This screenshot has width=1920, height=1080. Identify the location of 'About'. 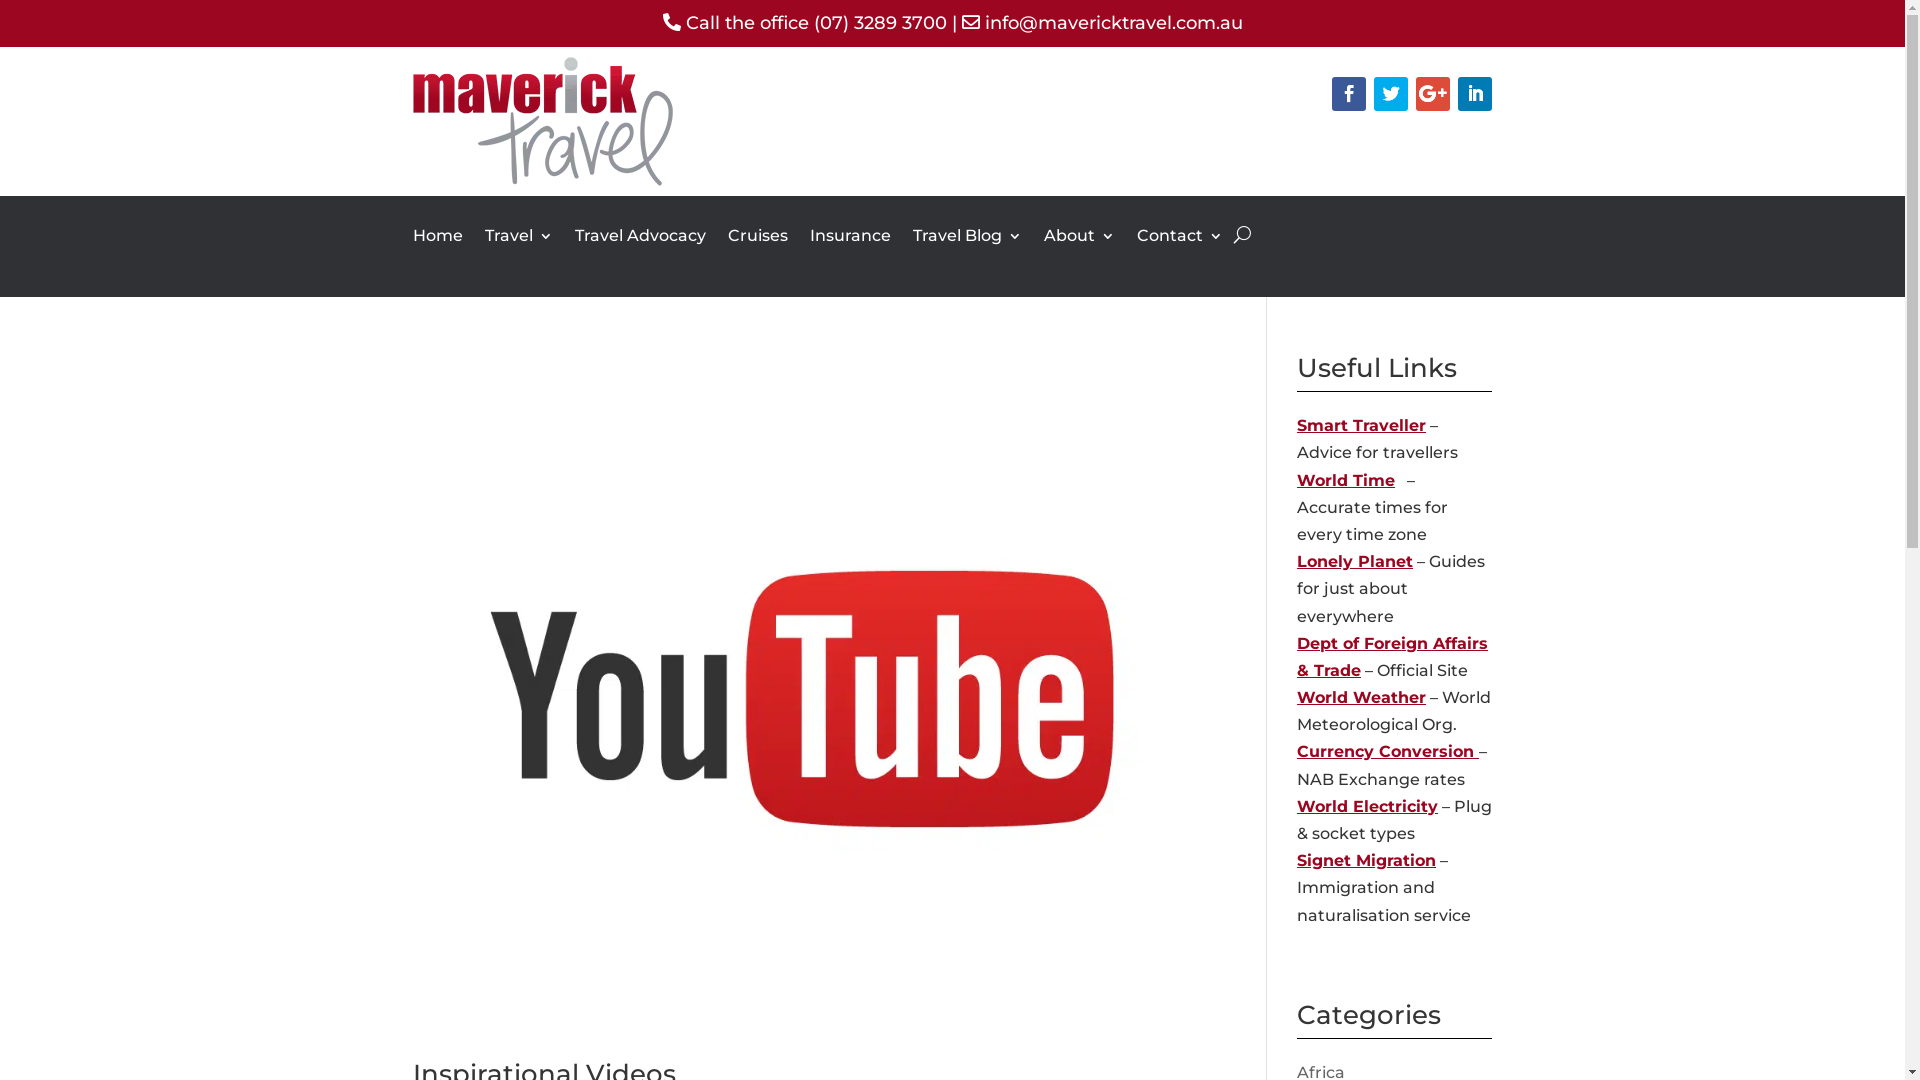
(1078, 249).